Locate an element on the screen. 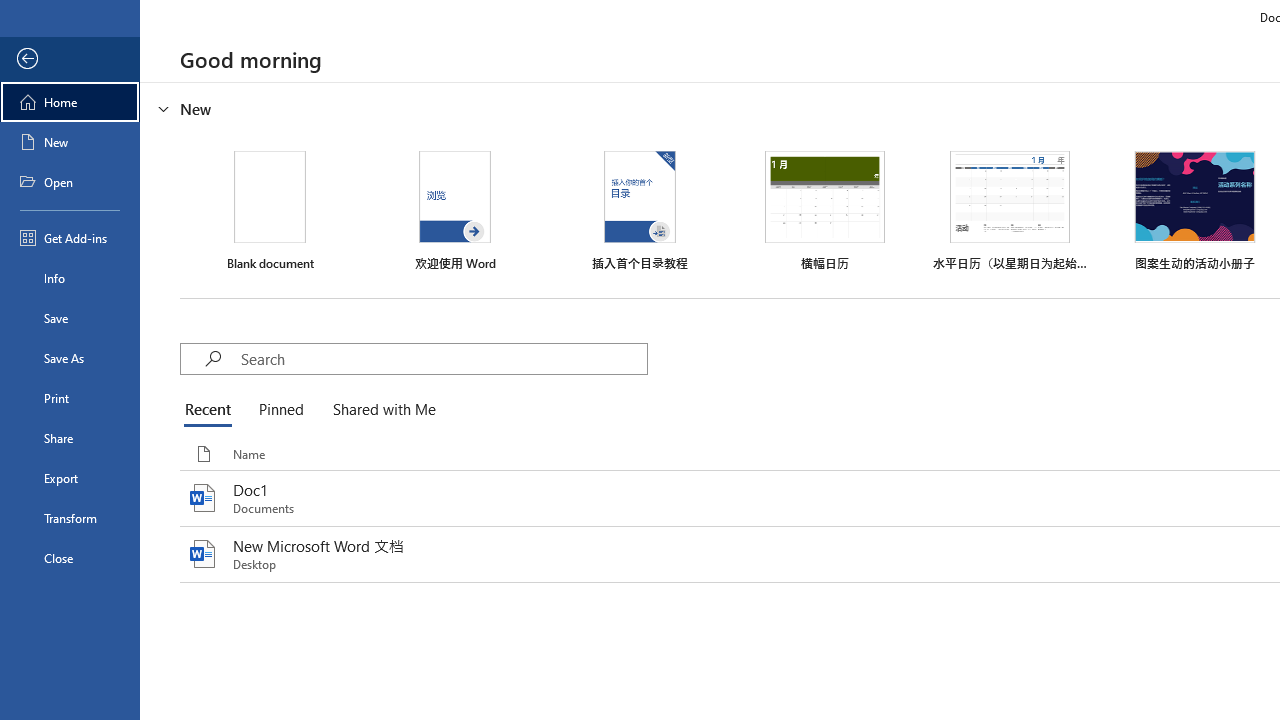 This screenshot has width=1280, height=720. 'Export' is located at coordinates (69, 478).